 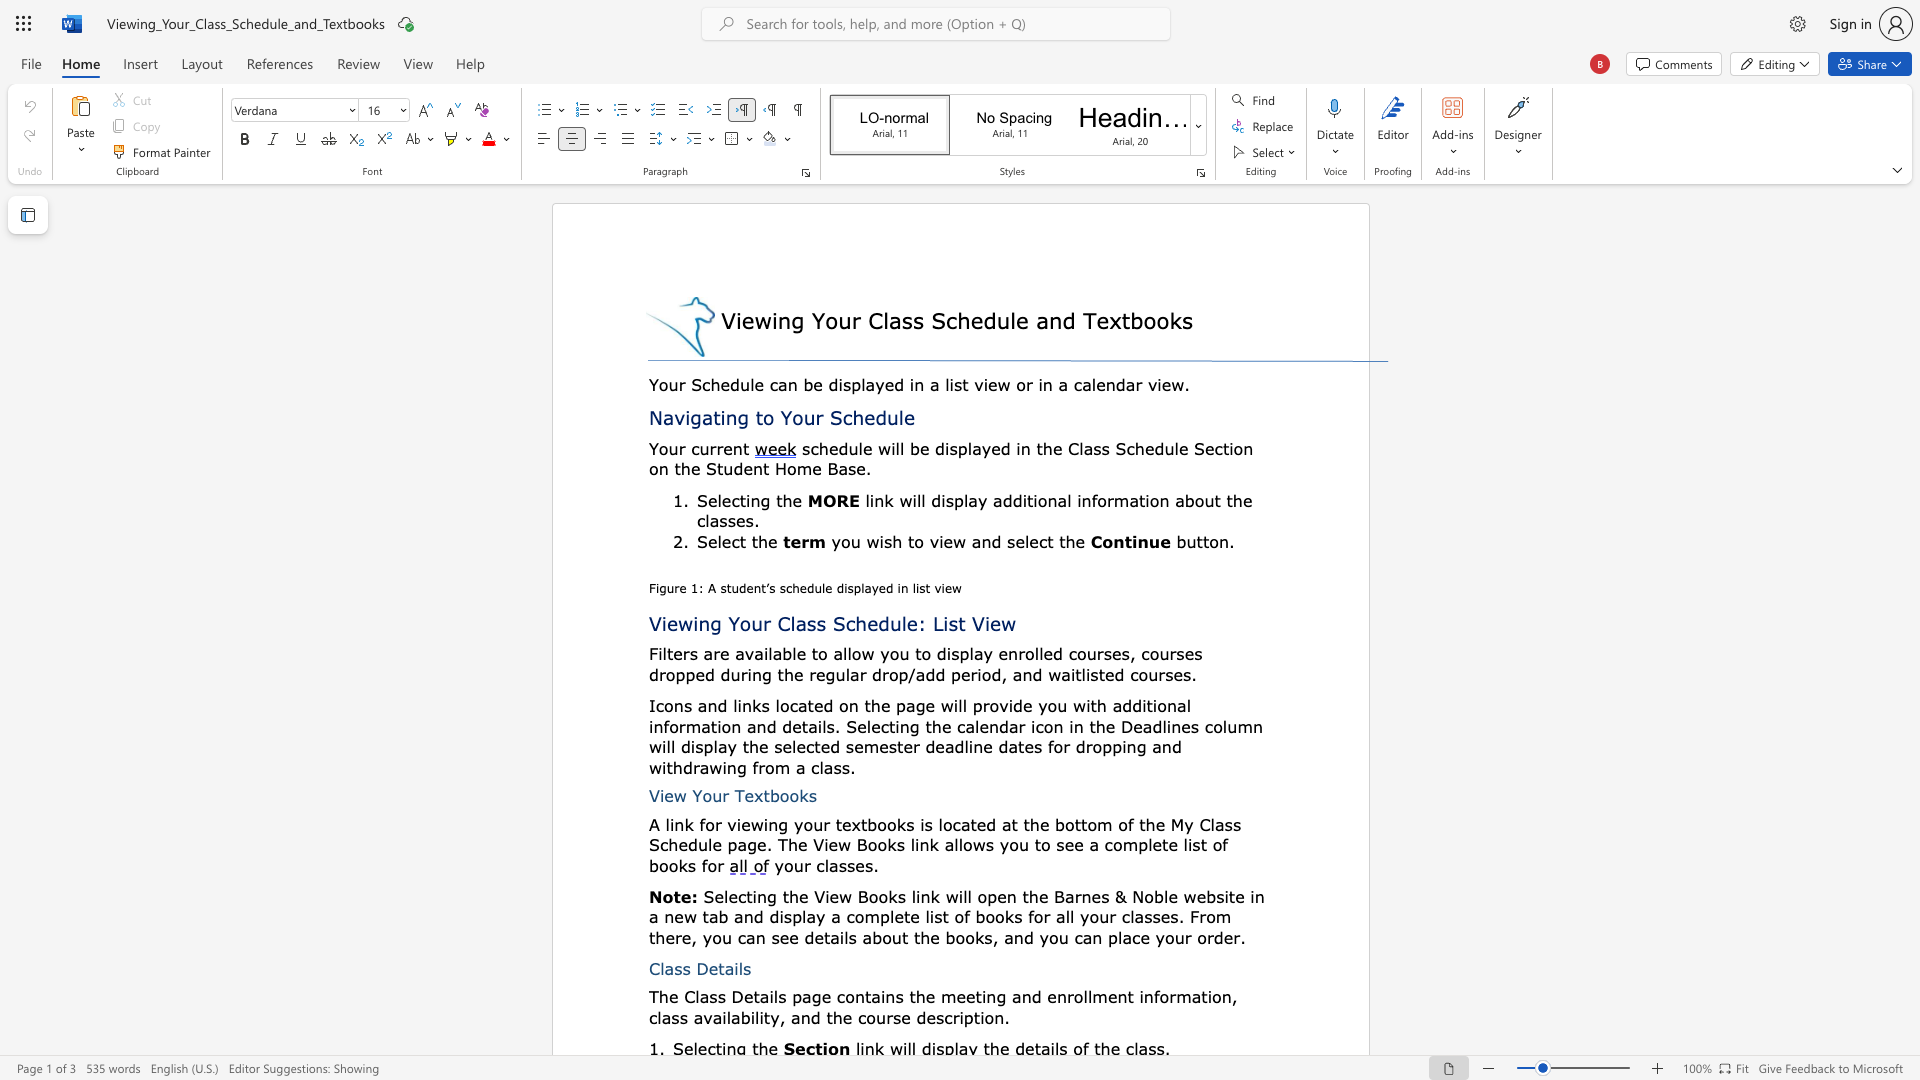 What do you see at coordinates (668, 996) in the screenshot?
I see `the subset text "e Cl" within the text "The Class Details page"` at bounding box center [668, 996].